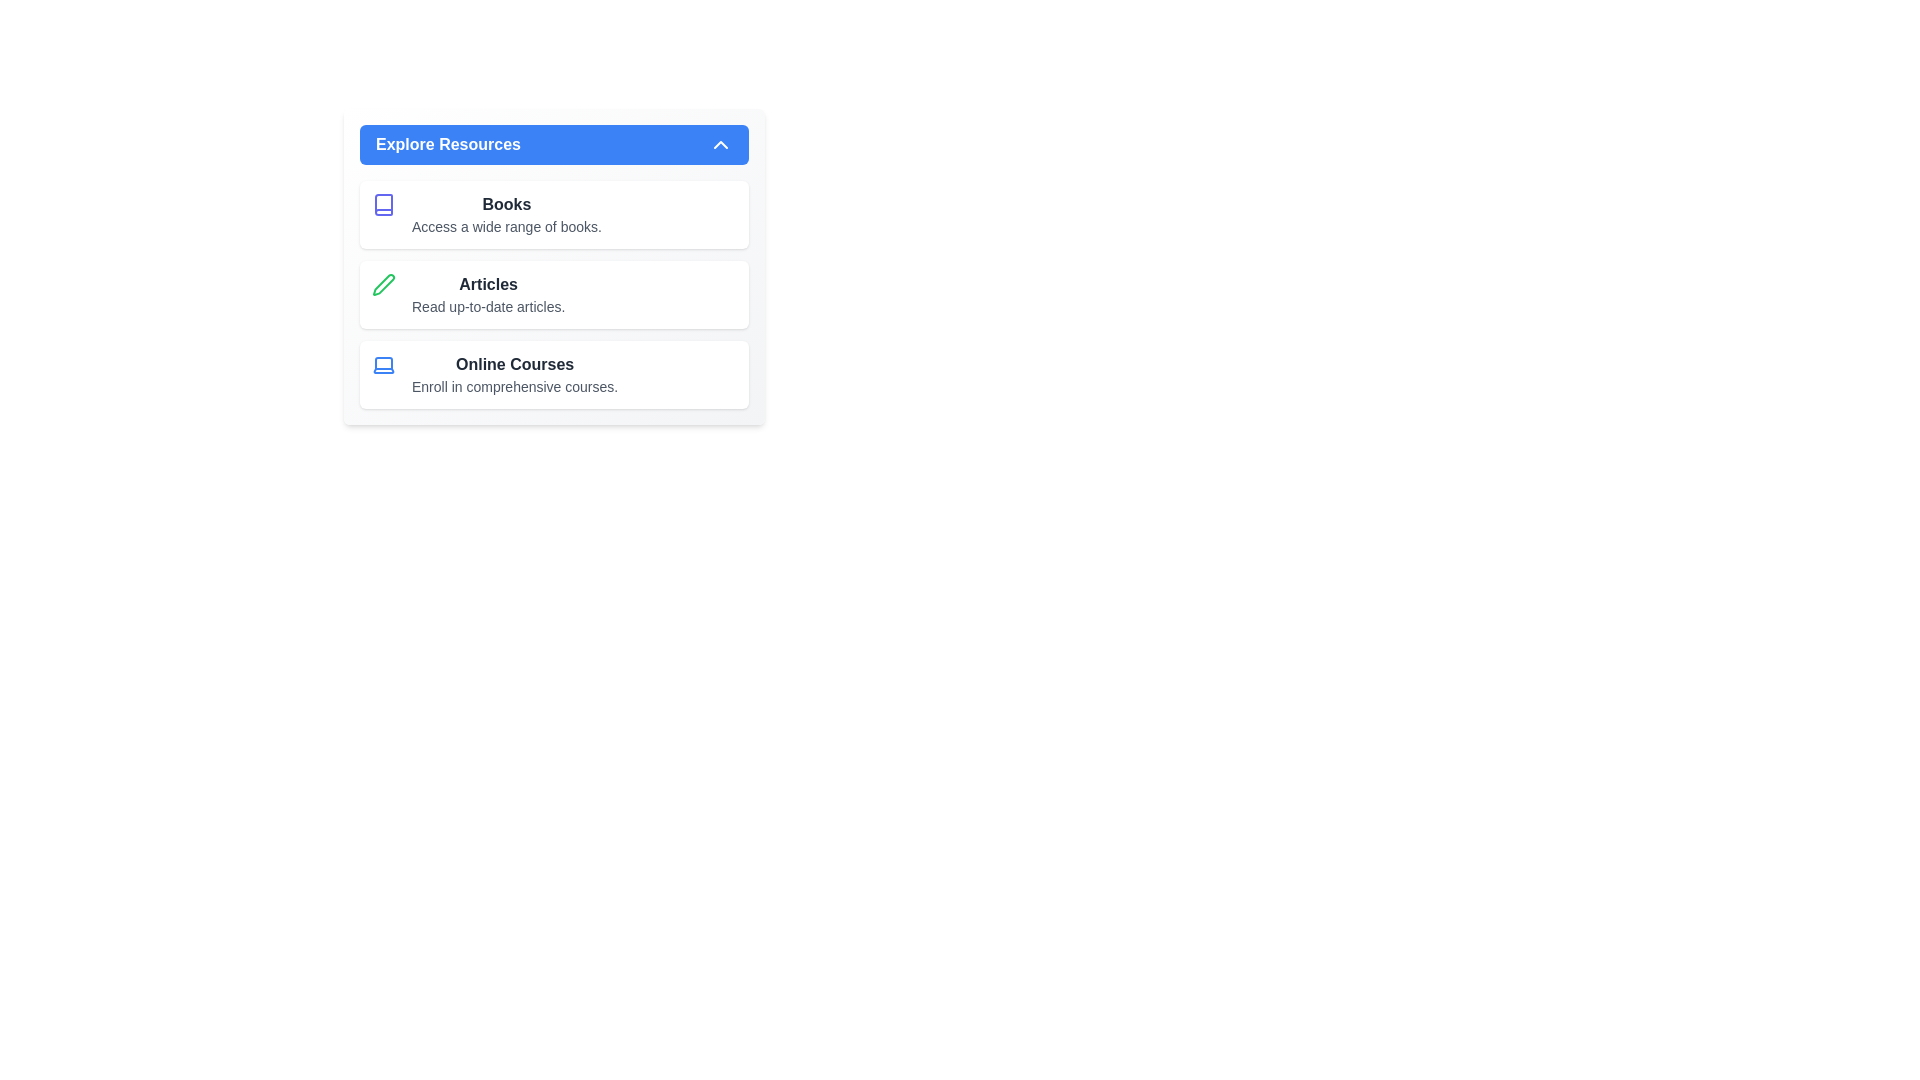 The image size is (1920, 1080). Describe the element at coordinates (488, 294) in the screenshot. I see `the 'Articles' text label, which features a bold title and a supporting description` at that location.